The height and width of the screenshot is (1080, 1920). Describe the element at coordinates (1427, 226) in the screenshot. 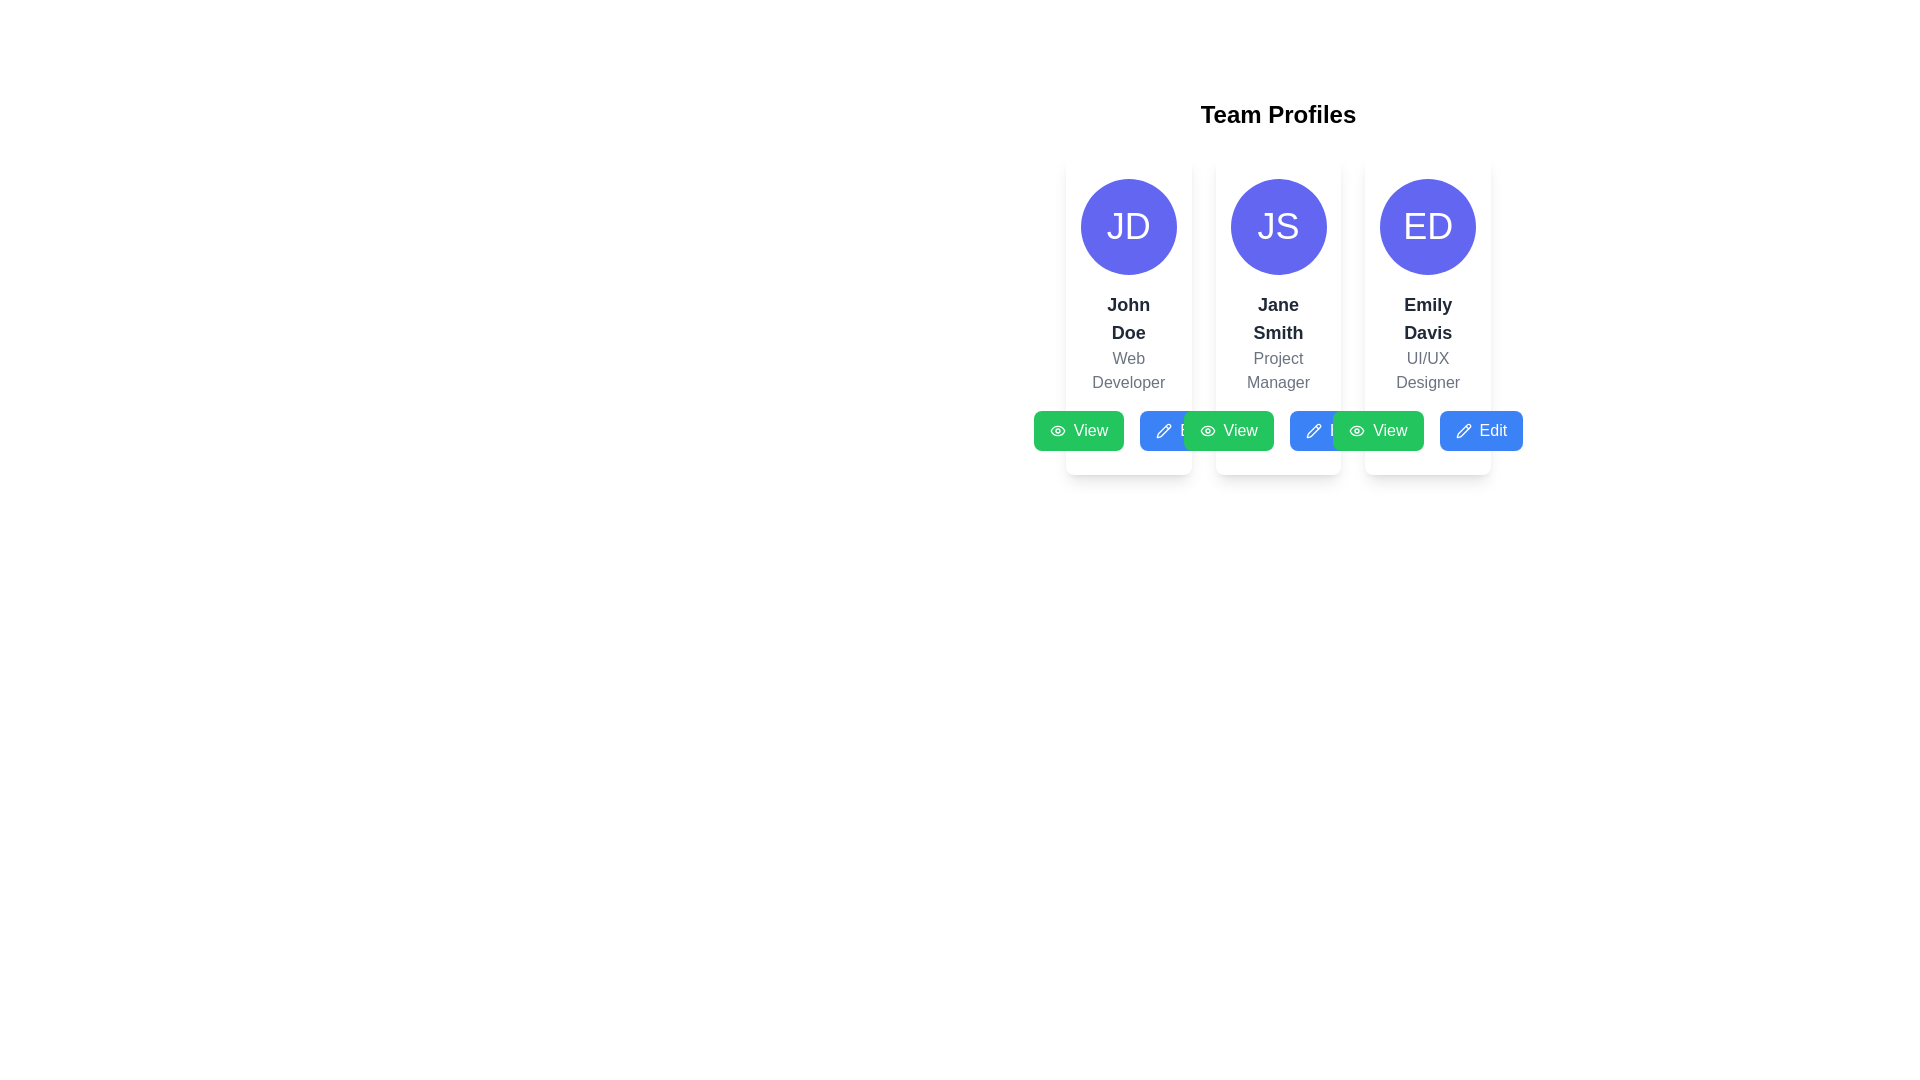

I see `the interactive circular badge with a purple background and white text displaying 'ED', located at the top of the third profile card above the name 'Emily Davis'` at that location.